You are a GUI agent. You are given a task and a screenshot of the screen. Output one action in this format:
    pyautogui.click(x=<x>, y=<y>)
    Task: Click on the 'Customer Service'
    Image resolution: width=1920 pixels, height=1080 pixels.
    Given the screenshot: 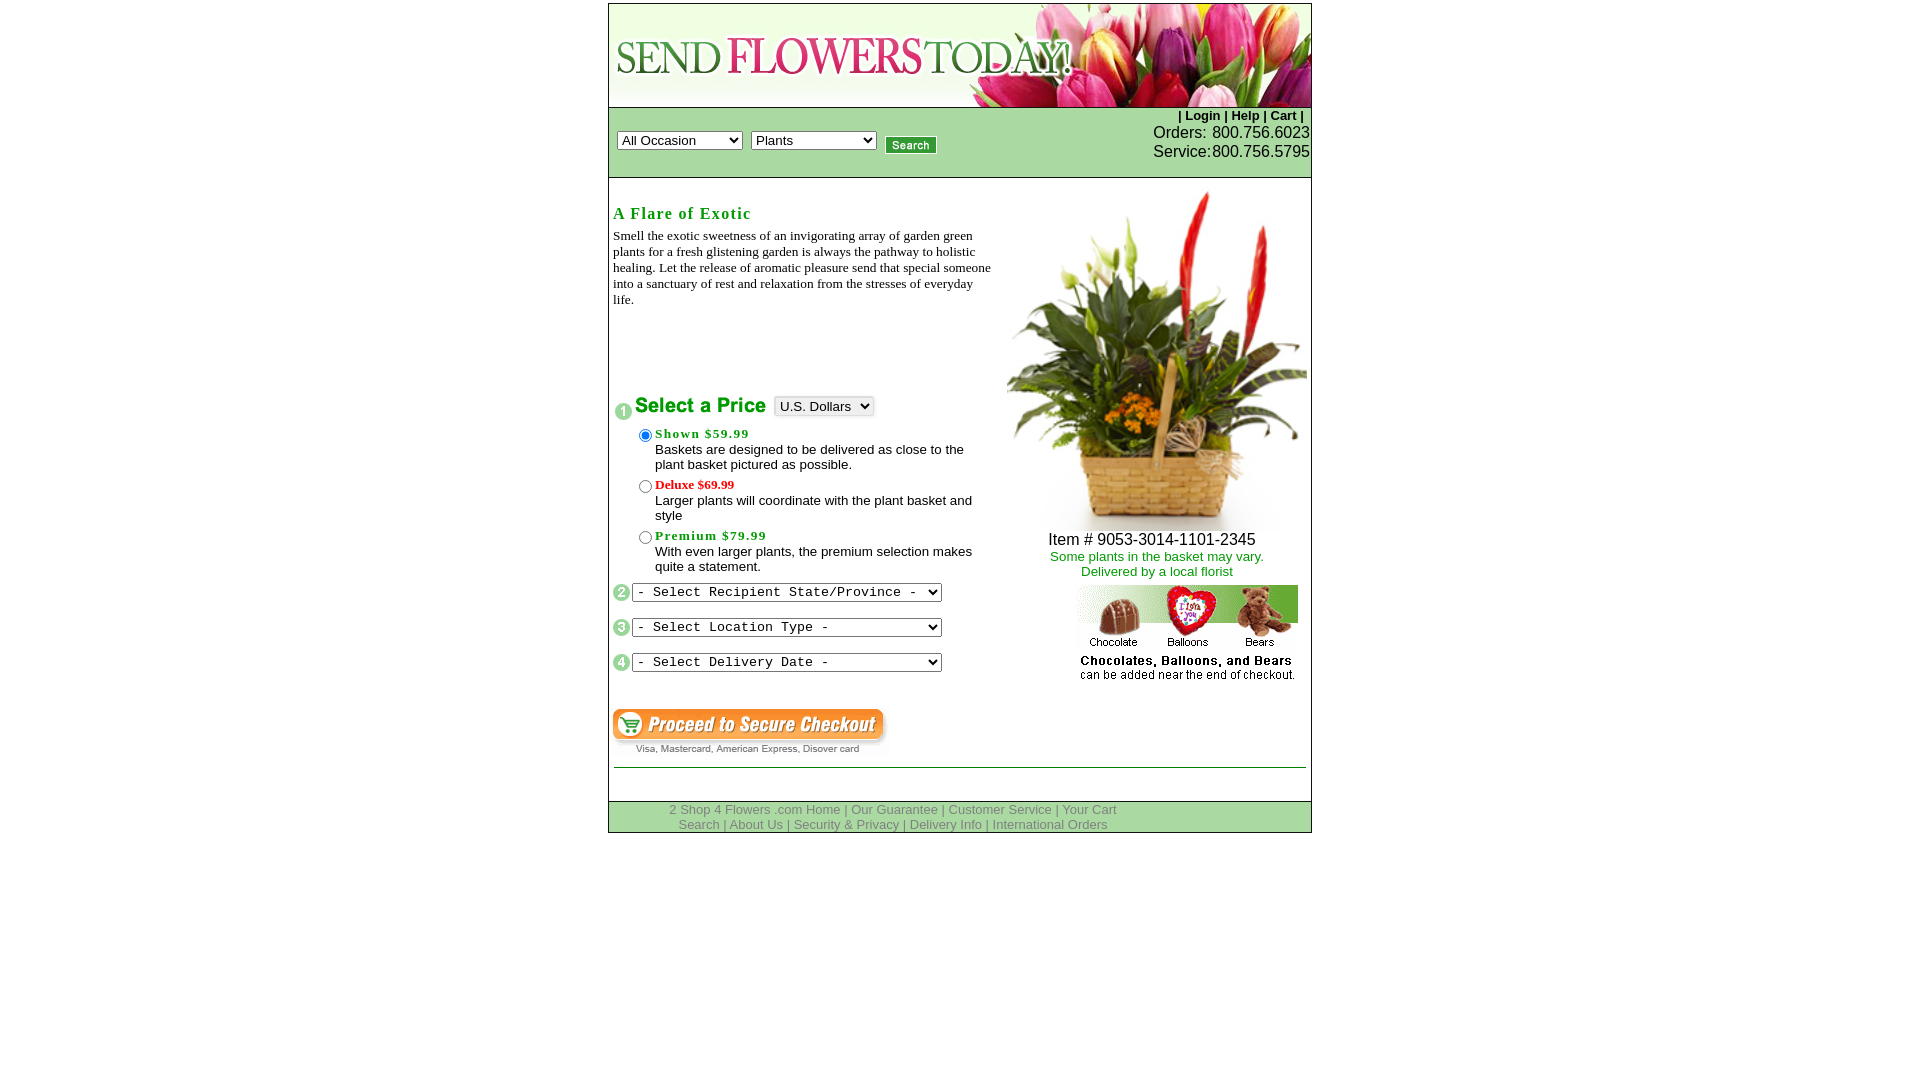 What is the action you would take?
    pyautogui.click(x=1000, y=808)
    